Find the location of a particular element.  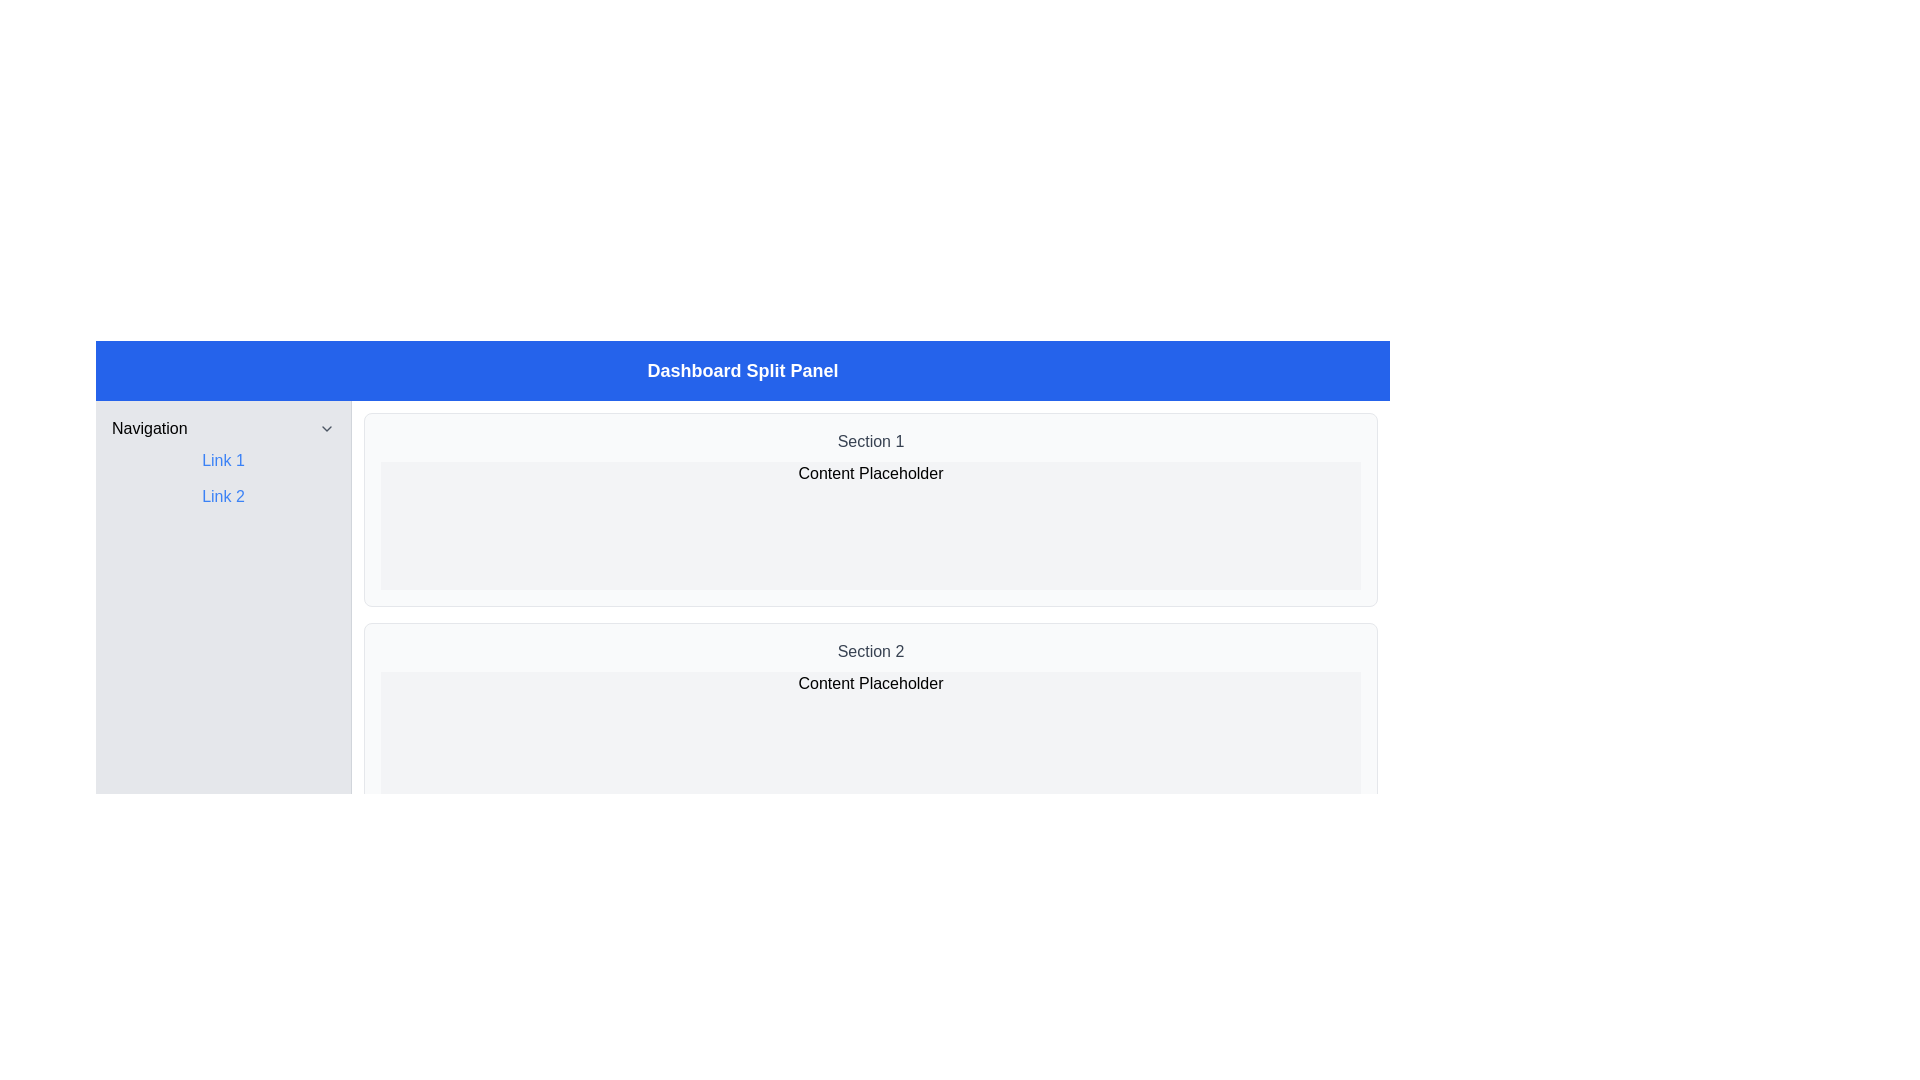

the downward-pointing chevron icon located on the right side of the 'Navigation' label in the sidebar is located at coordinates (326, 427).